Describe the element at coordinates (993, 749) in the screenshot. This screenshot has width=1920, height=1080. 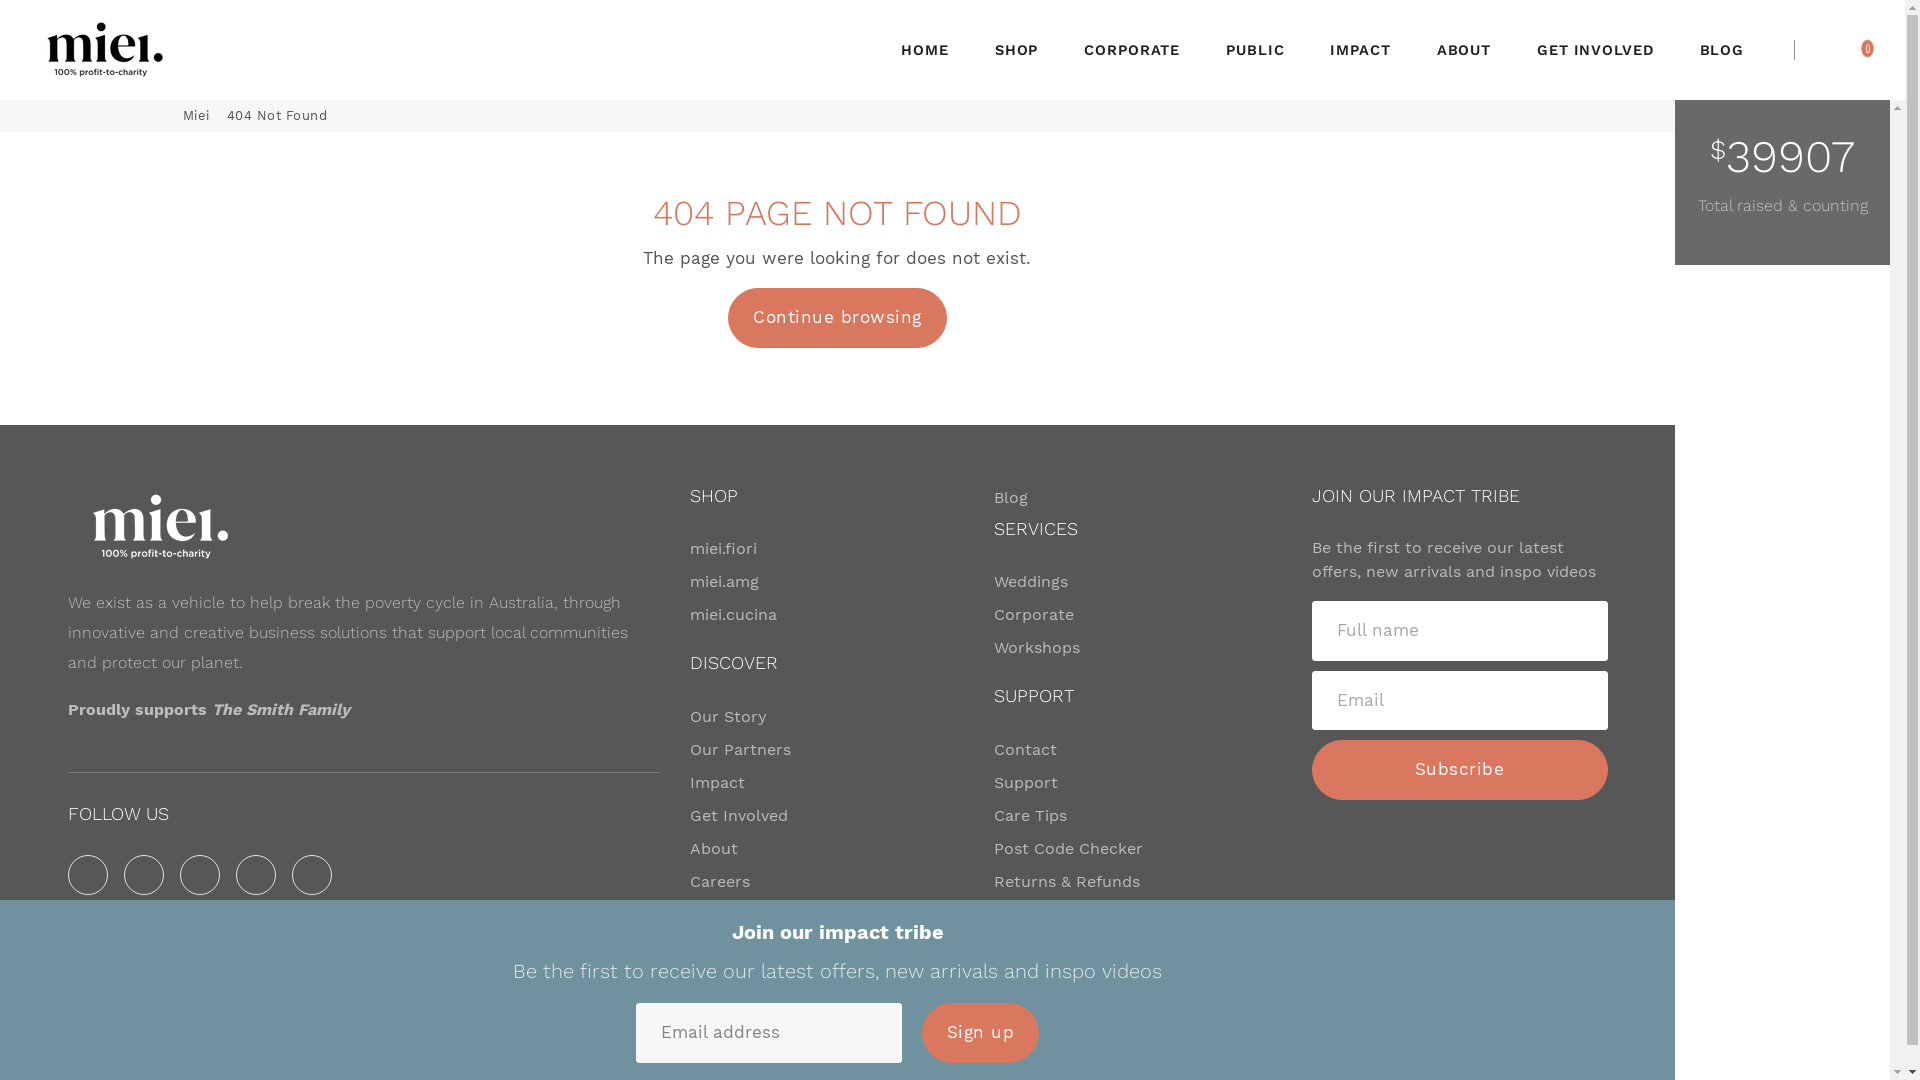
I see `'Contact'` at that location.